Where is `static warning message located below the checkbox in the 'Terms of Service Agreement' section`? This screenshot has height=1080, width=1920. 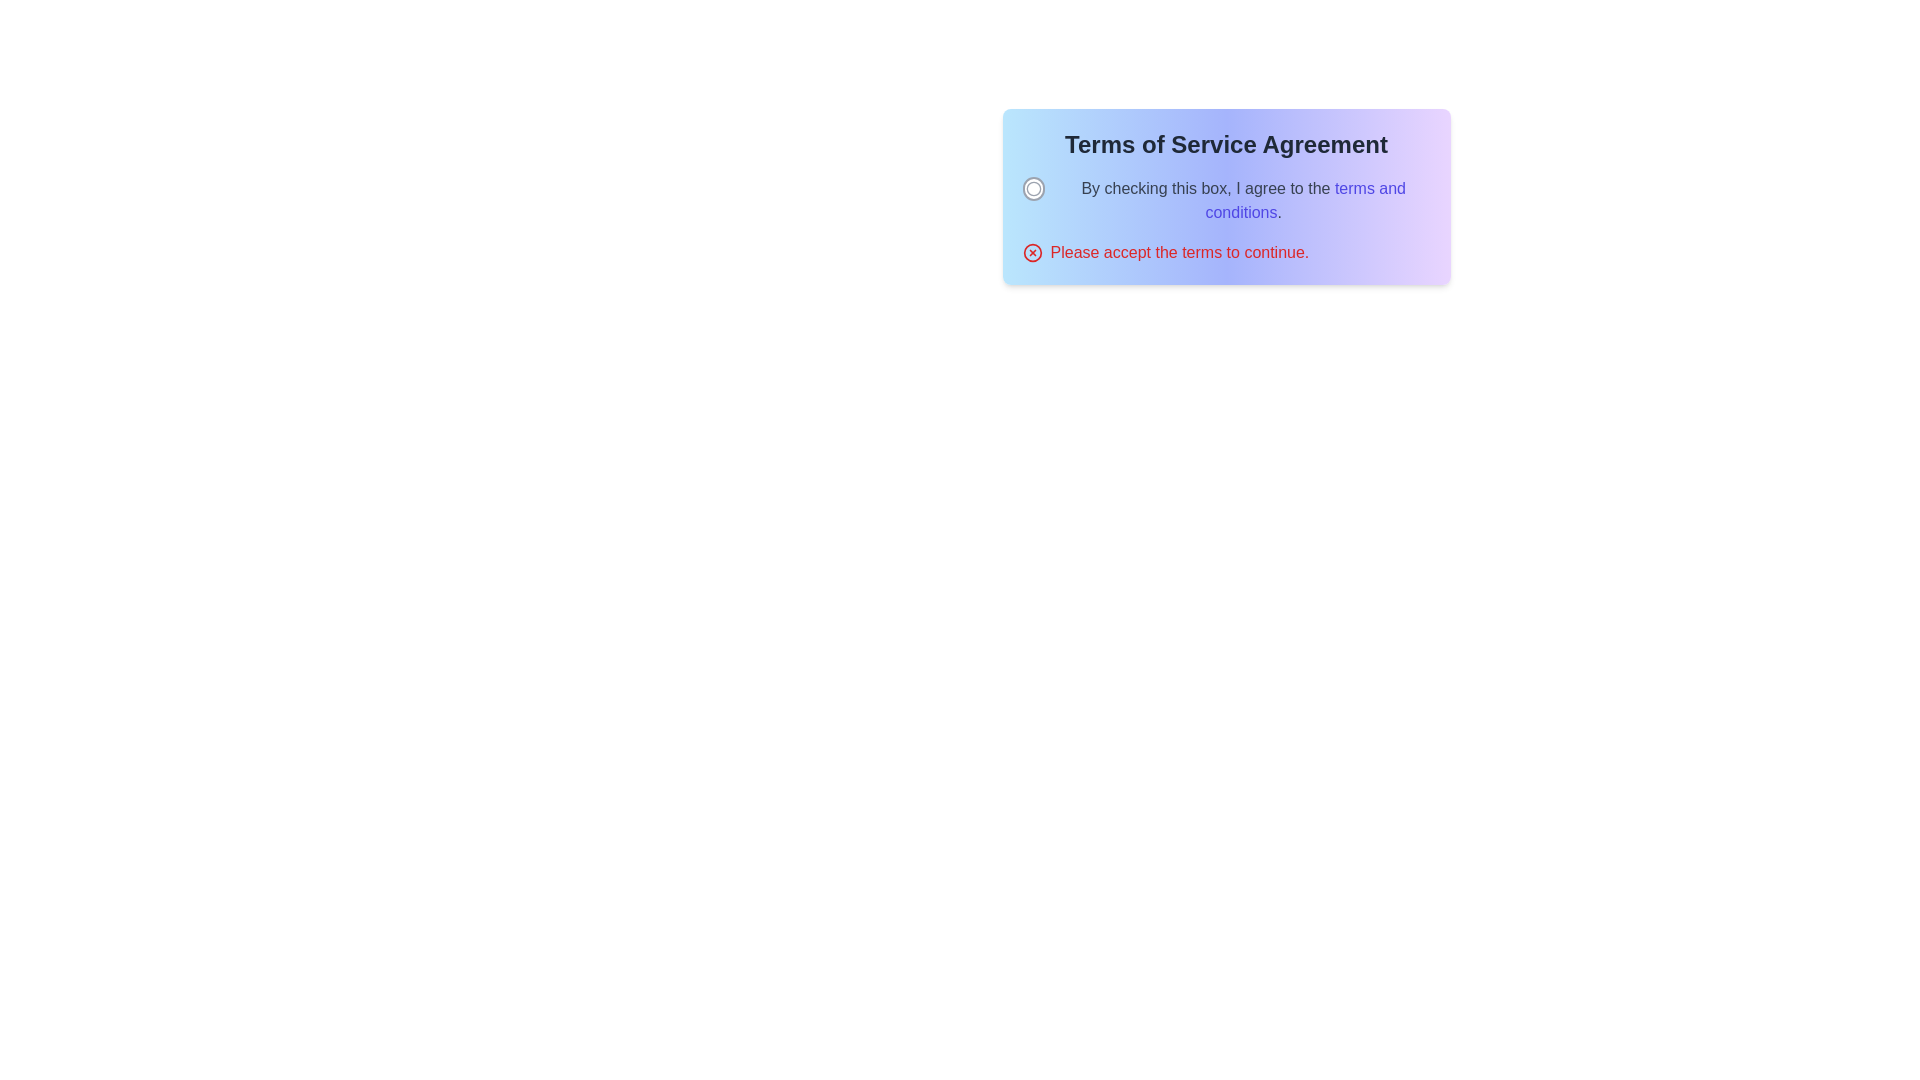
static warning message located below the checkbox in the 'Terms of Service Agreement' section is located at coordinates (1225, 252).